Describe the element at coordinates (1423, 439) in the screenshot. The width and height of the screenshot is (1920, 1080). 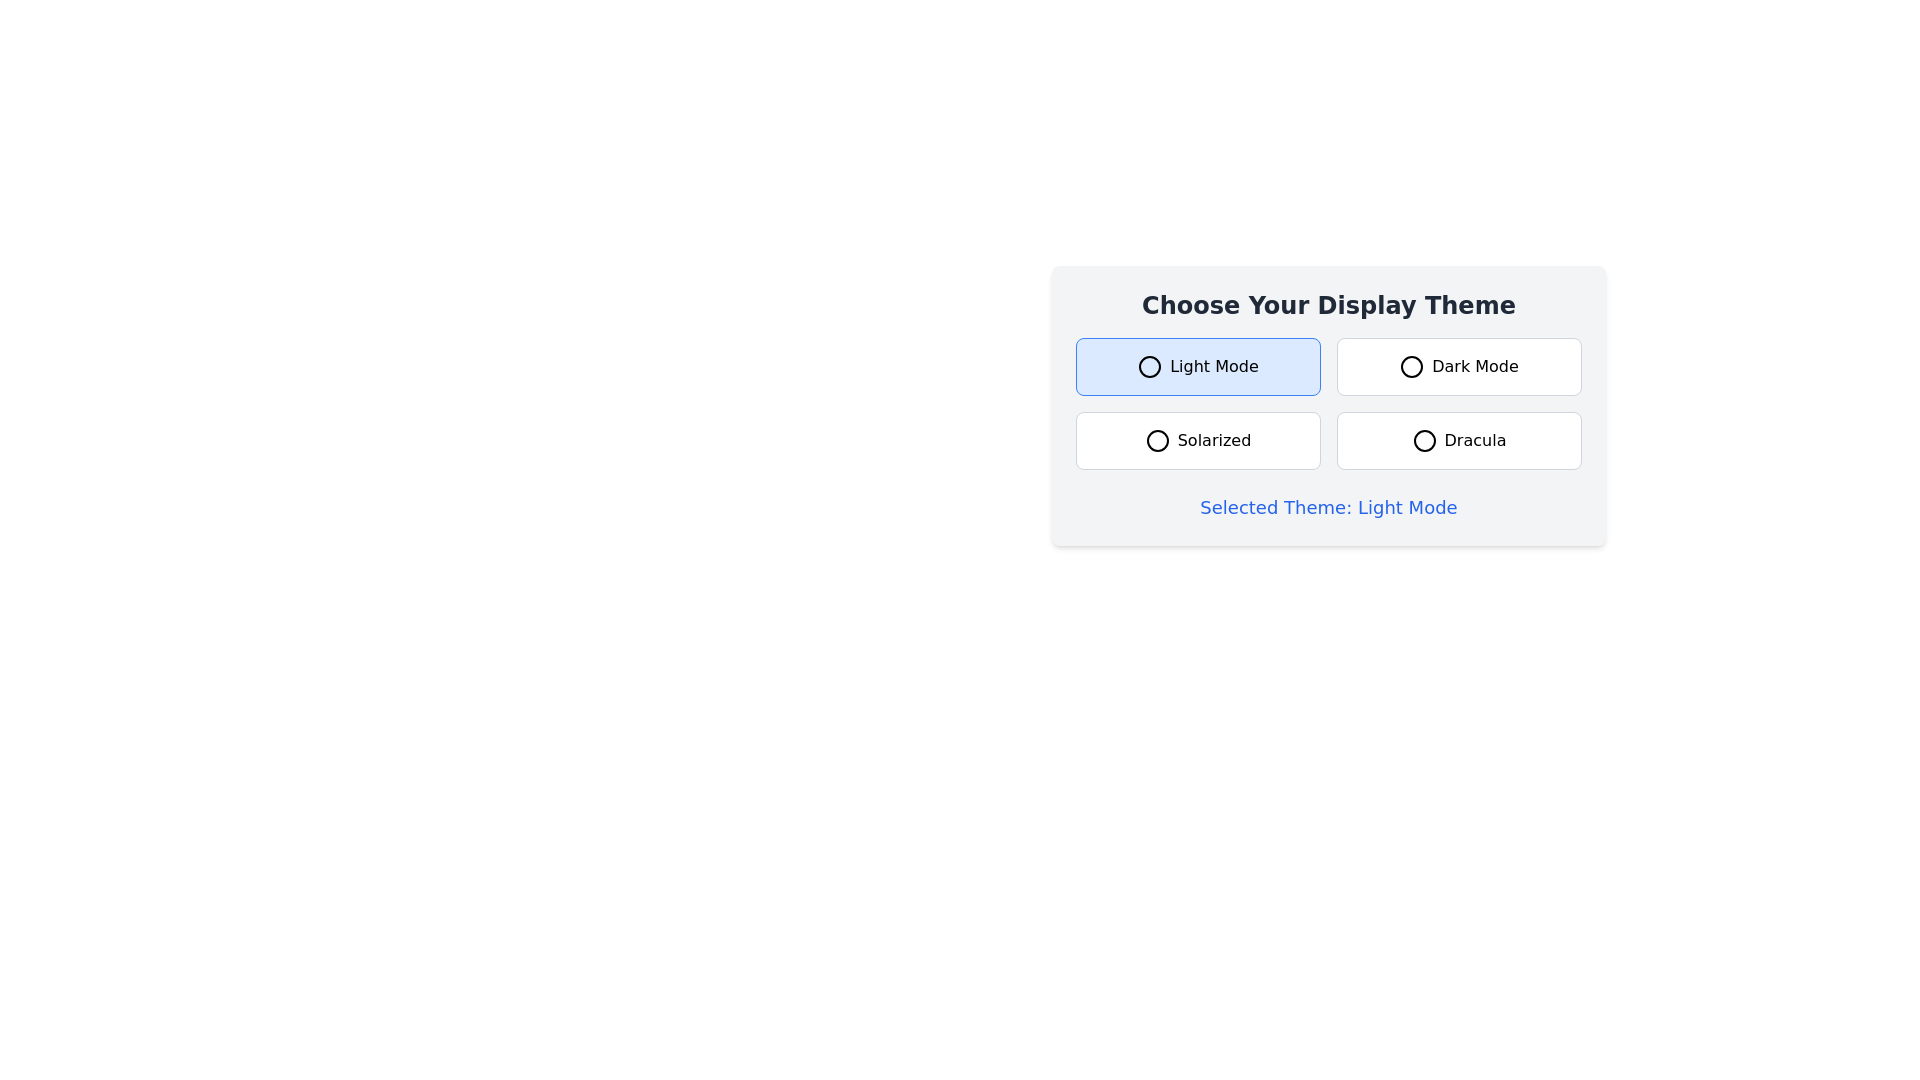
I see `the inner circle of the custom radio button for the 'Dracula' theme` at that location.